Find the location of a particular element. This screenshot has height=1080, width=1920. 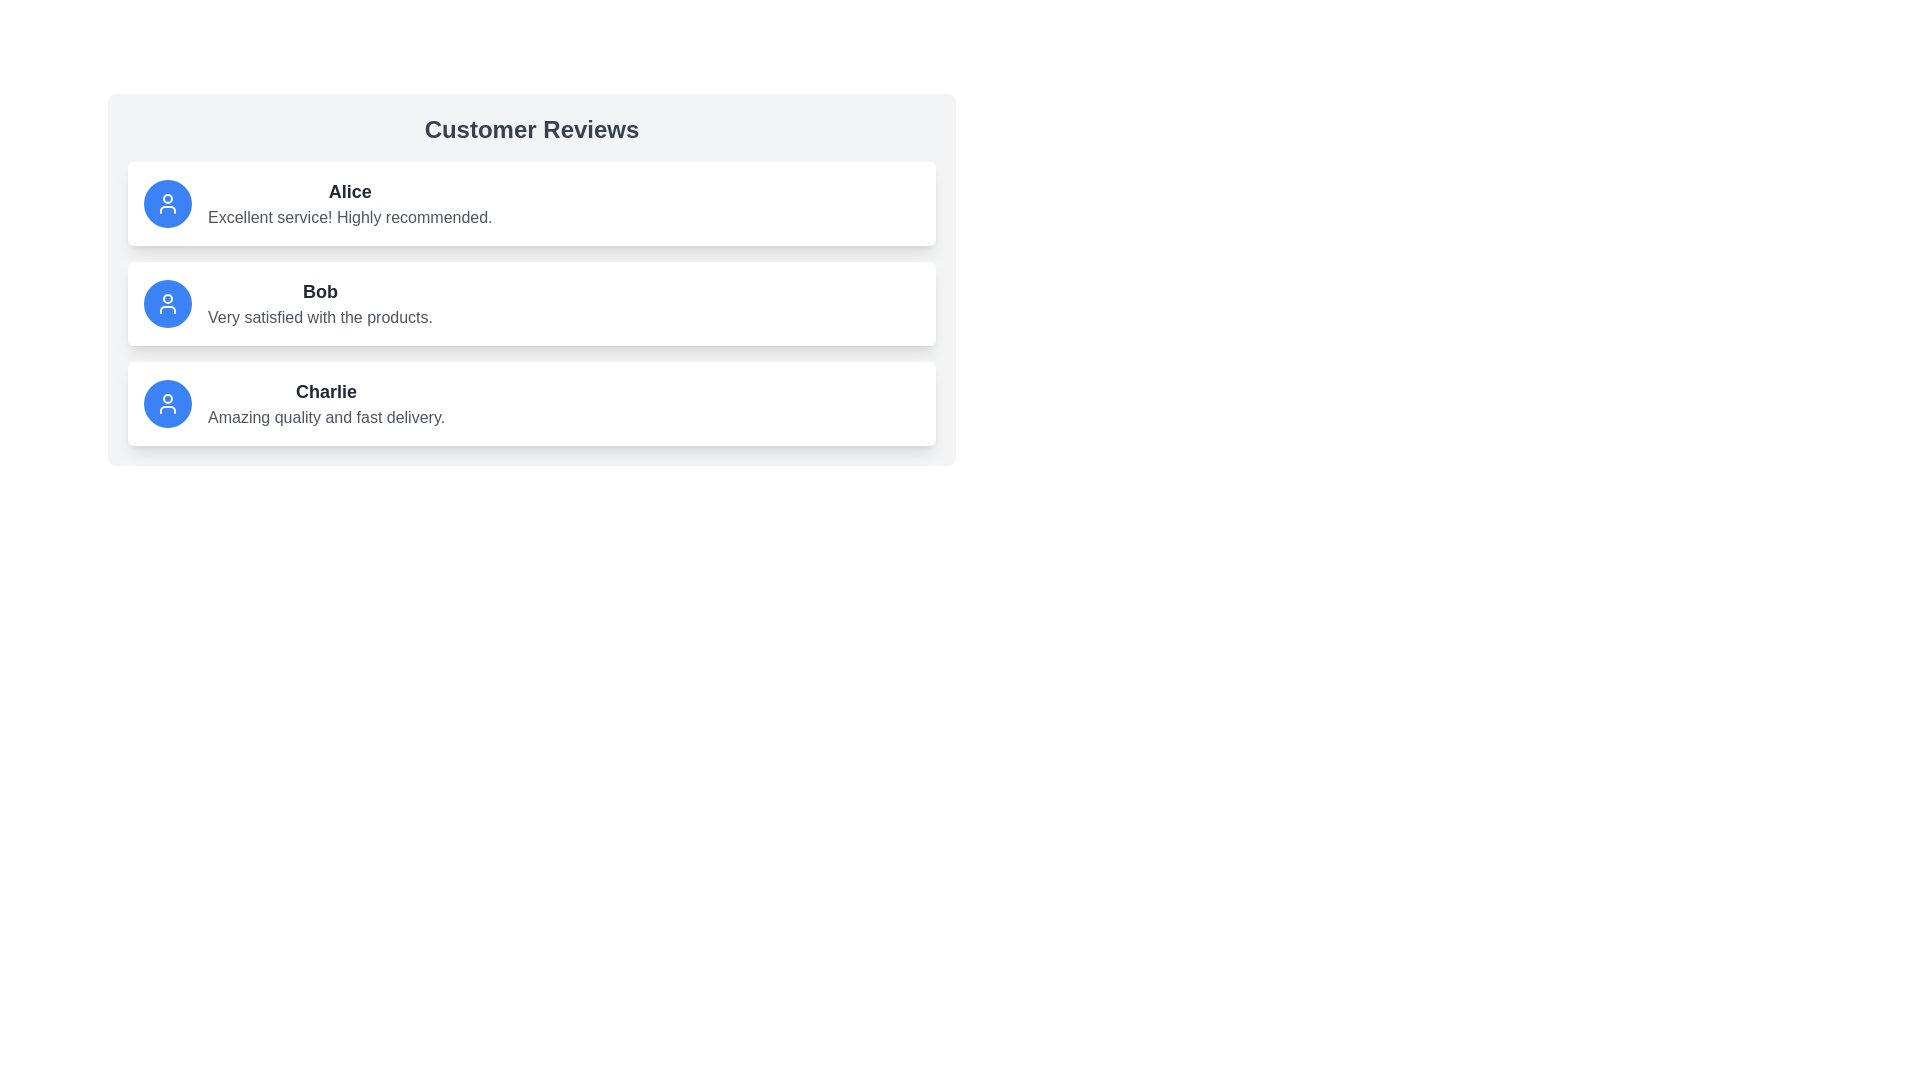

the header text labeled 'Customer Reviews', which is styled in bold and large font, located at the top of the card above the customer reviews is located at coordinates (532, 130).